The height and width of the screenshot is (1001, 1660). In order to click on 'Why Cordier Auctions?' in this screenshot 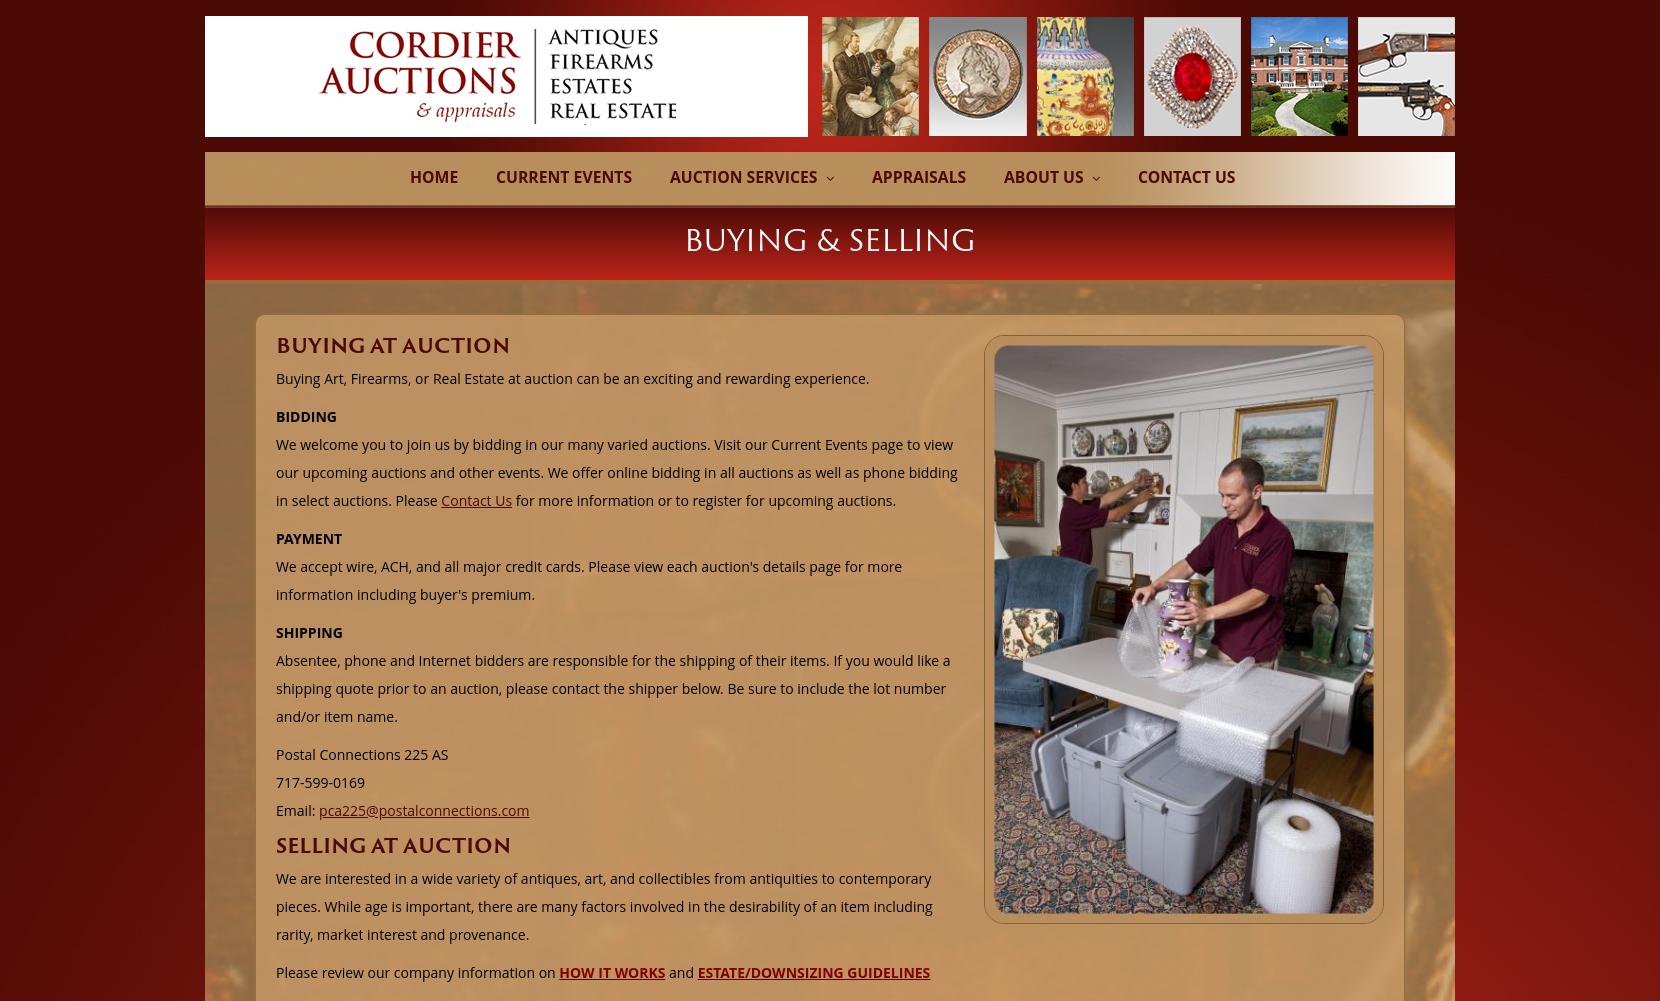, I will do `click(1004, 205)`.